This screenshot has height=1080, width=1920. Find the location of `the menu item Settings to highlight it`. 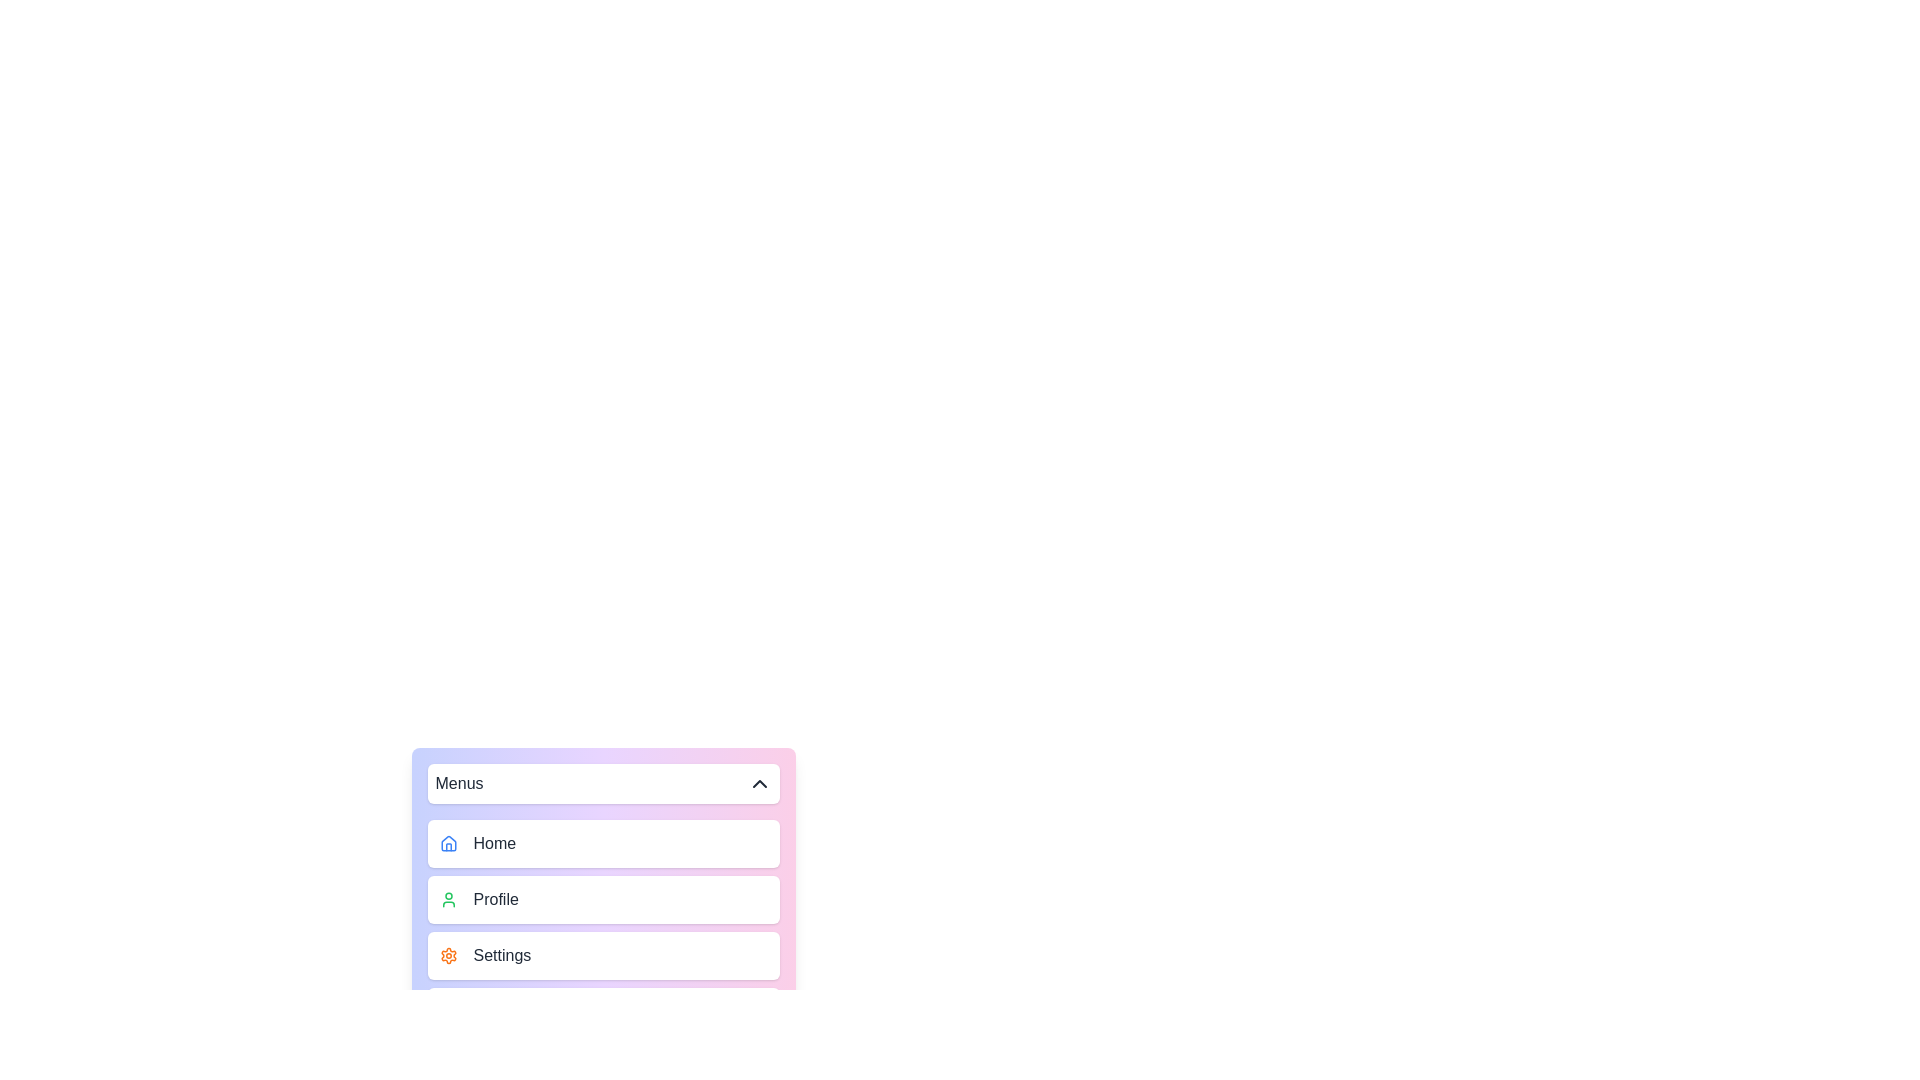

the menu item Settings to highlight it is located at coordinates (602, 955).